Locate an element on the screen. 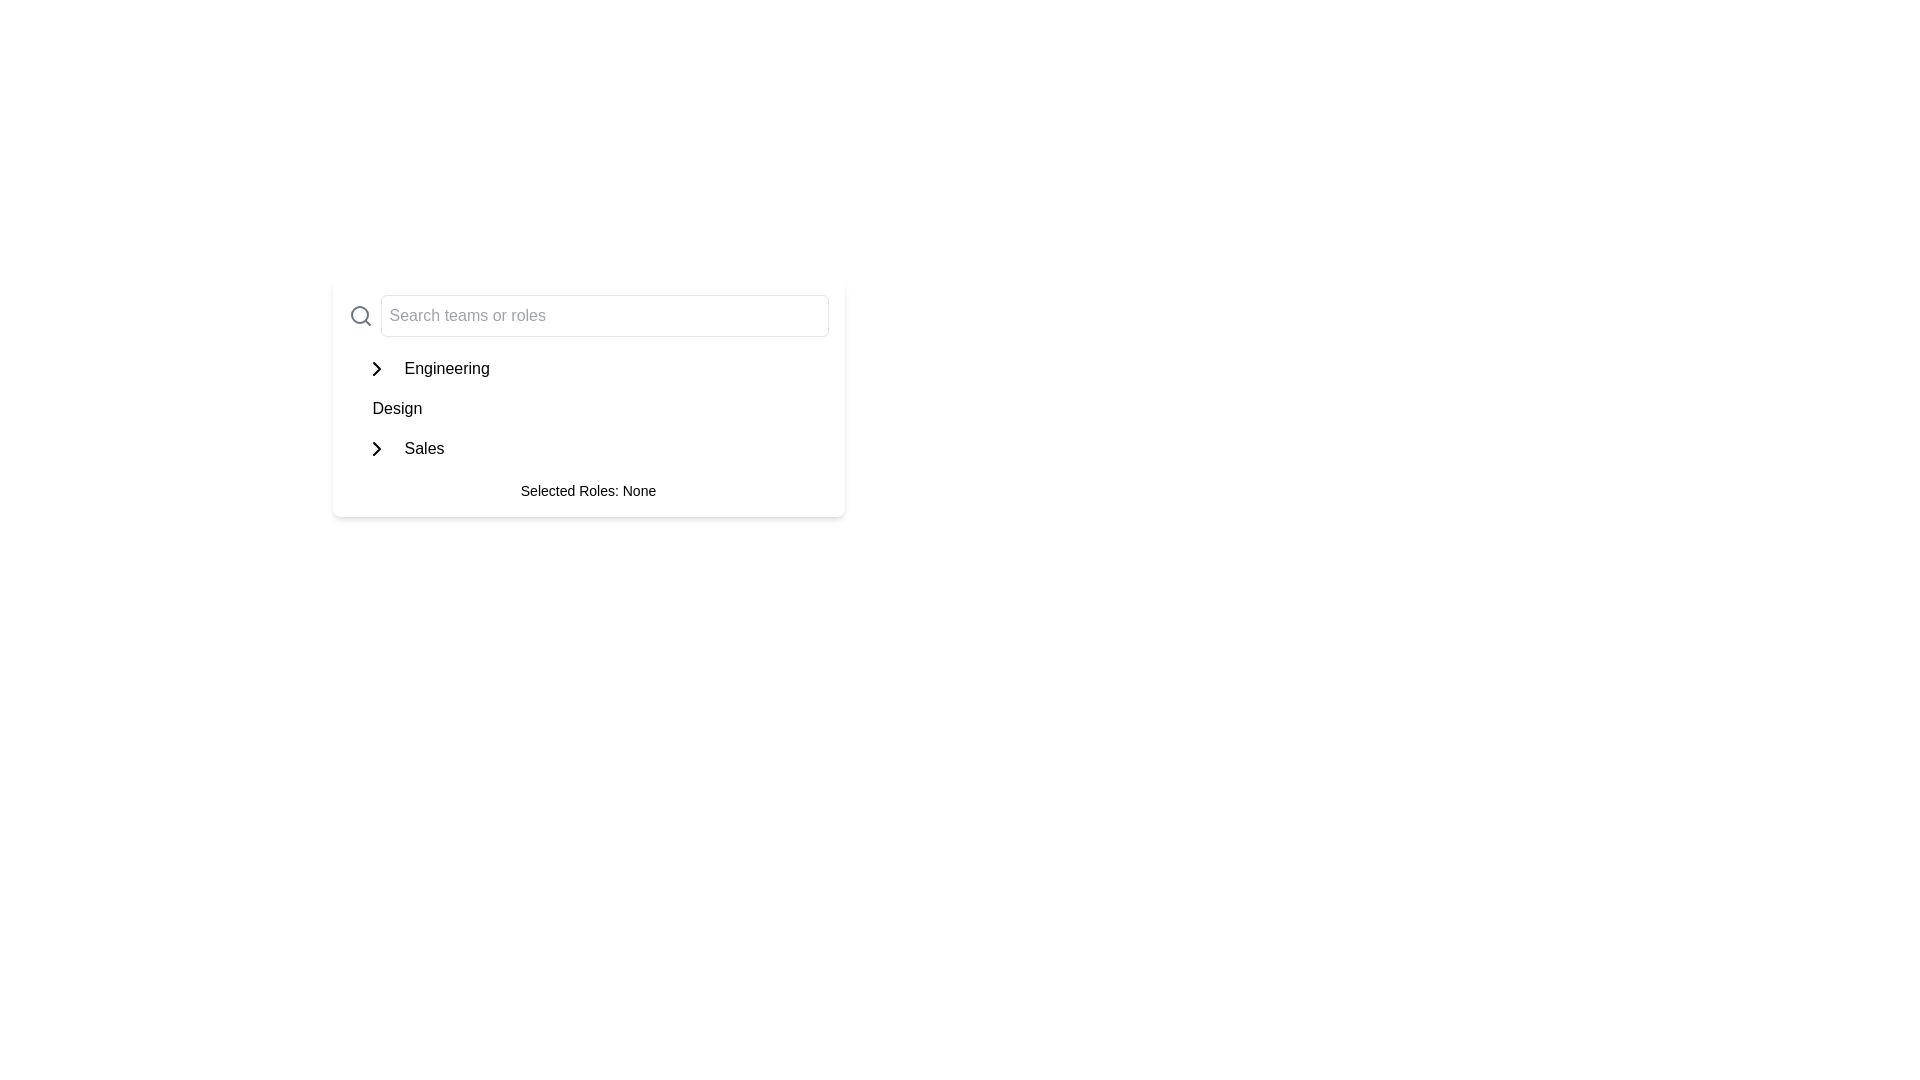 The height and width of the screenshot is (1080, 1920). the 'Sales' expandable menu item located beneath the 'Design' section is located at coordinates (595, 447).